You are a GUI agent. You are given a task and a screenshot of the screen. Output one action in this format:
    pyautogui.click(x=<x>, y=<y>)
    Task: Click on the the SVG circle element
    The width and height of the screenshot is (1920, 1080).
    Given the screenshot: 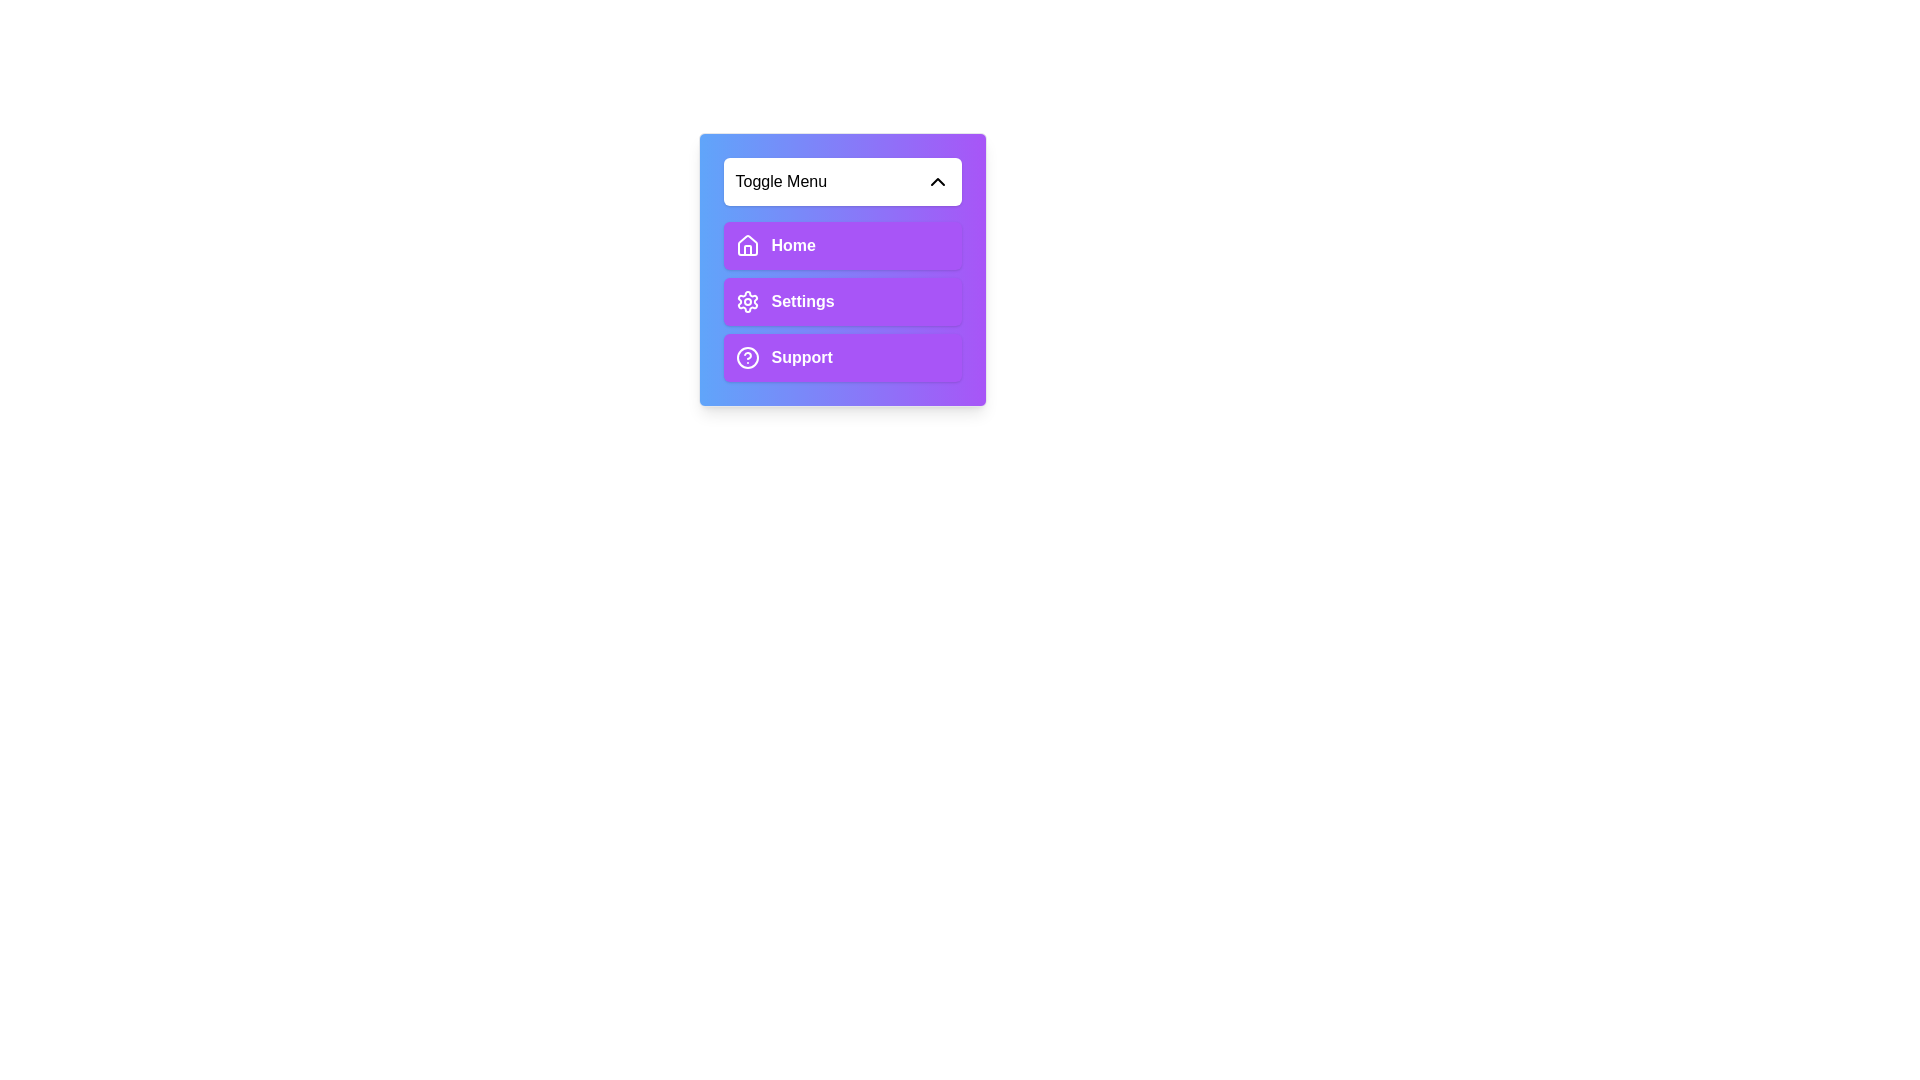 What is the action you would take?
    pyautogui.click(x=746, y=357)
    